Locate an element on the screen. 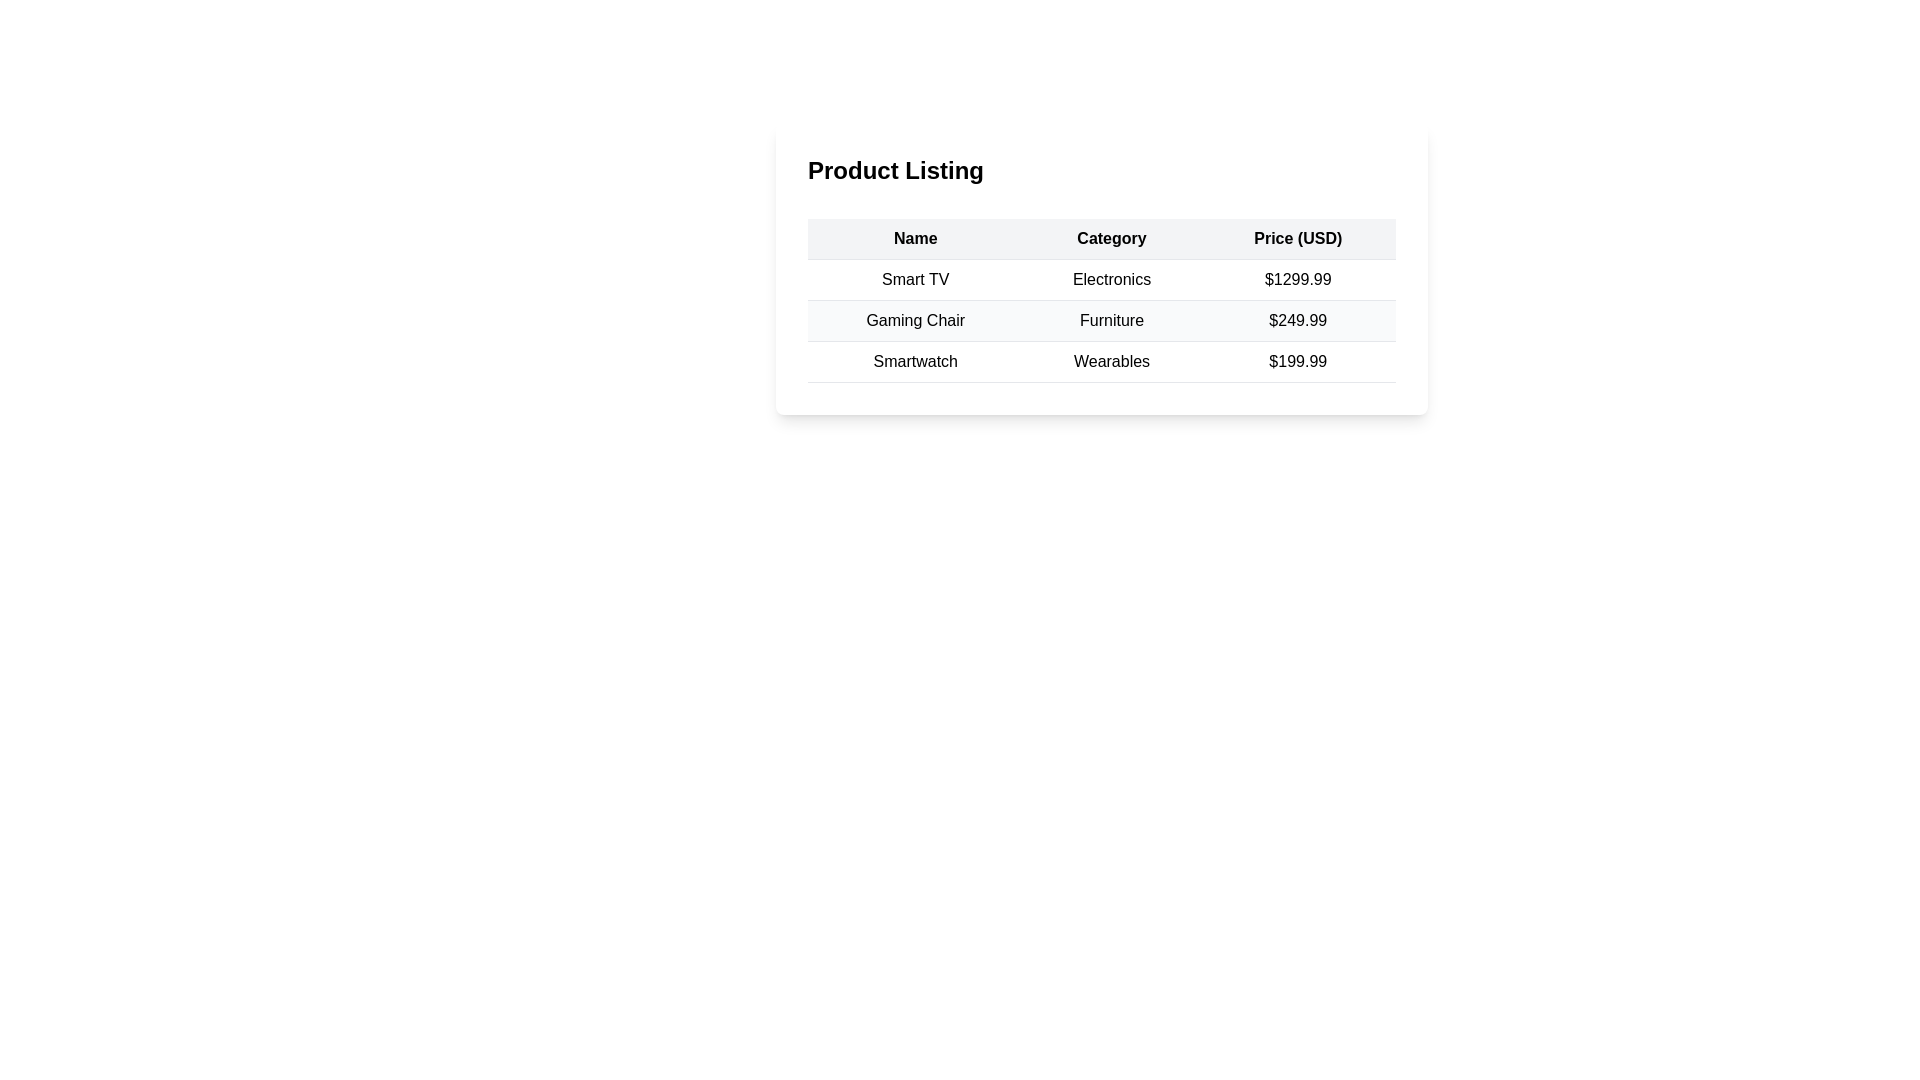 This screenshot has width=1920, height=1080. the text label displaying the price '$199.99' in the 'Price' column of the product details for 'Smartwatch' is located at coordinates (1298, 362).